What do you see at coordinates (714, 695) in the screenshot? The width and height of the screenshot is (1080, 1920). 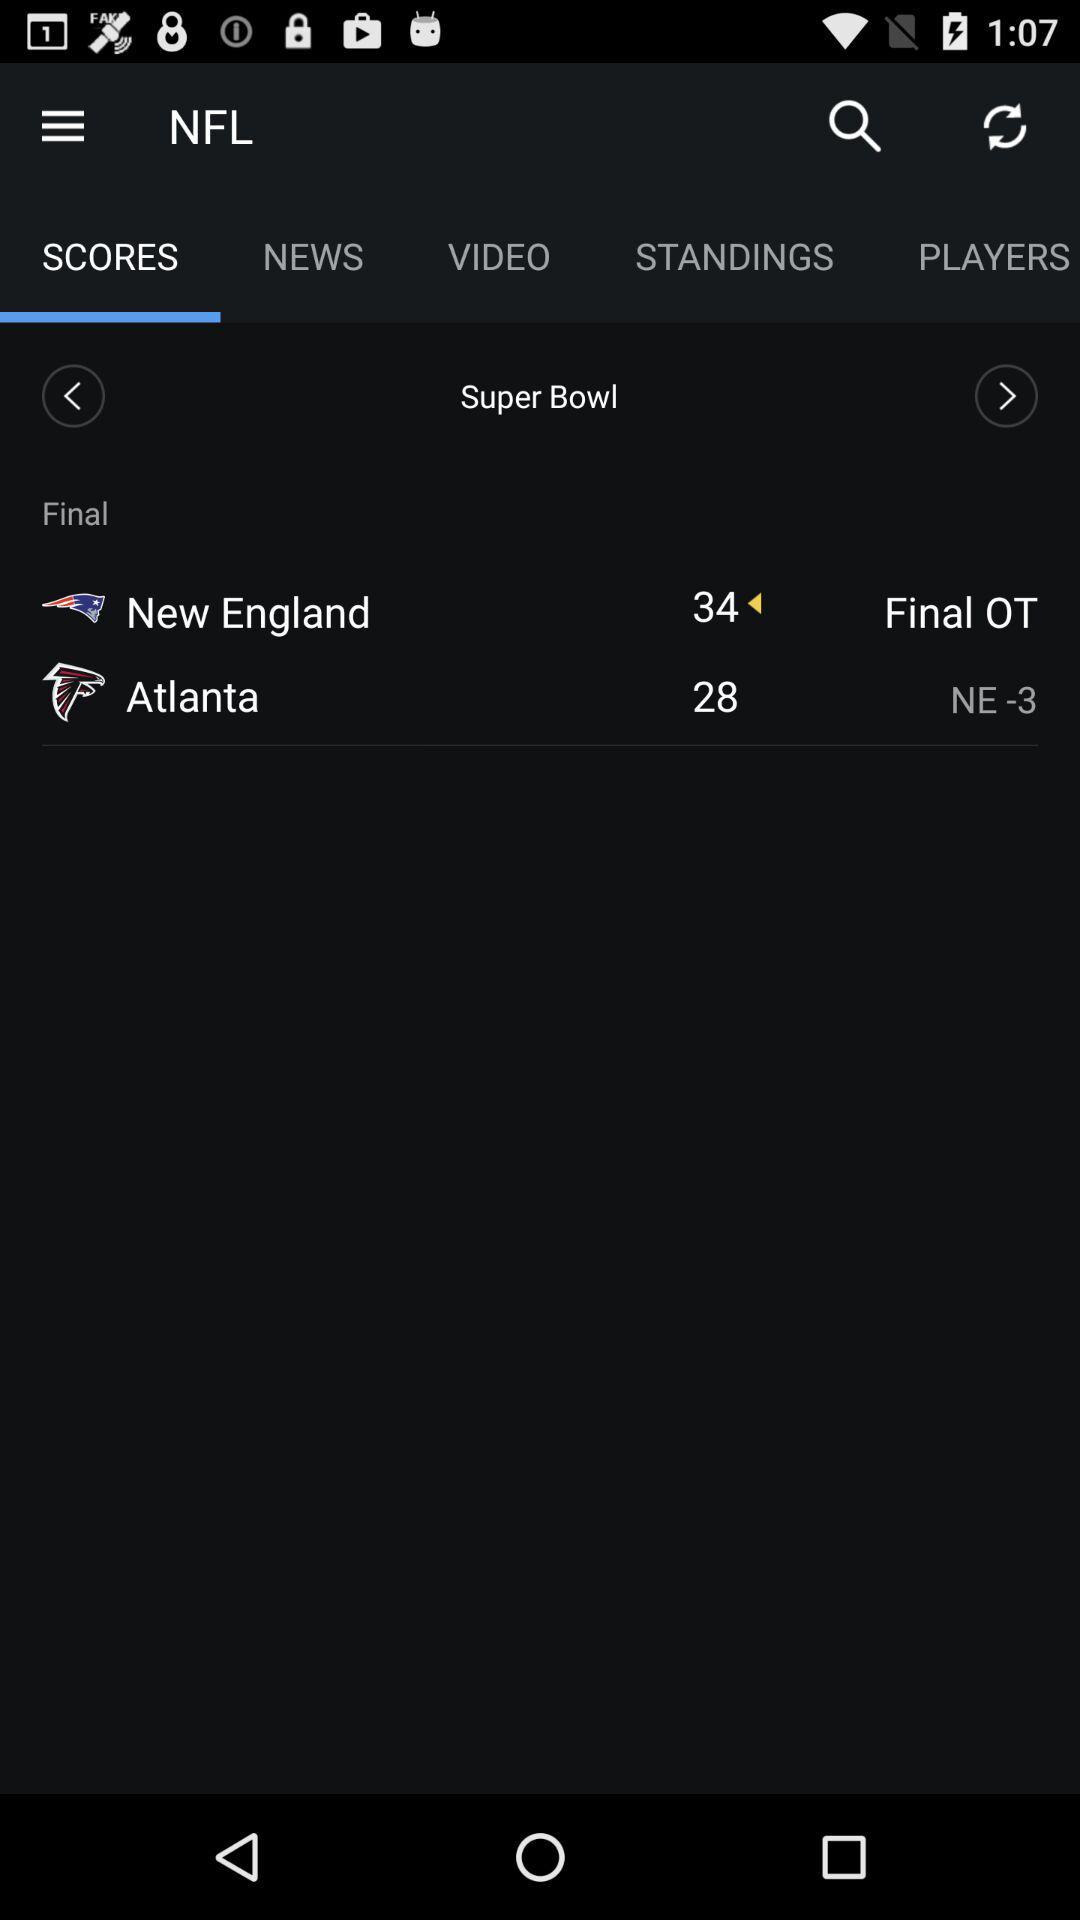 I see `icon at the center` at bounding box center [714, 695].